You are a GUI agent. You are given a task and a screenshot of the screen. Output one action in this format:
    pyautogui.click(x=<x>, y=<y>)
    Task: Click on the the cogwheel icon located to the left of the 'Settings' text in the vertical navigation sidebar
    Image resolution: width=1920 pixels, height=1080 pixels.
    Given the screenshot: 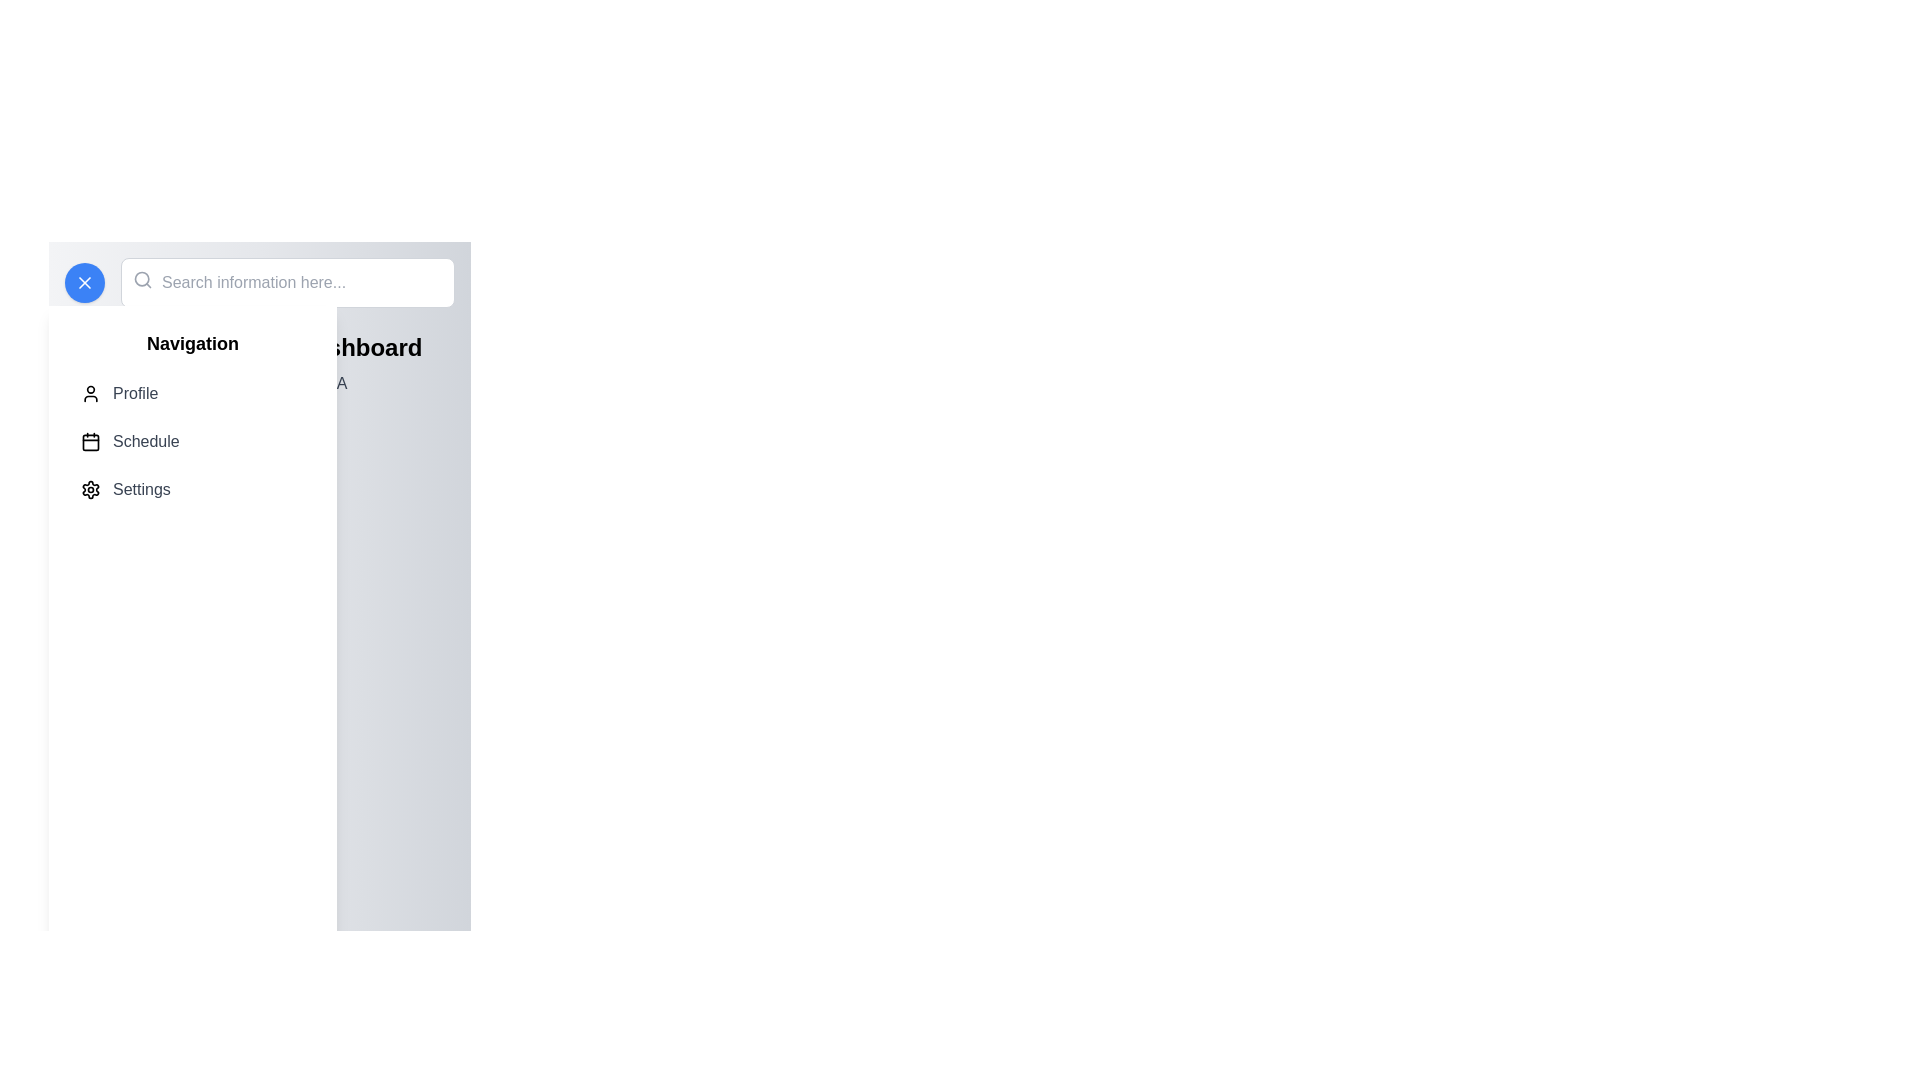 What is the action you would take?
    pyautogui.click(x=90, y=489)
    